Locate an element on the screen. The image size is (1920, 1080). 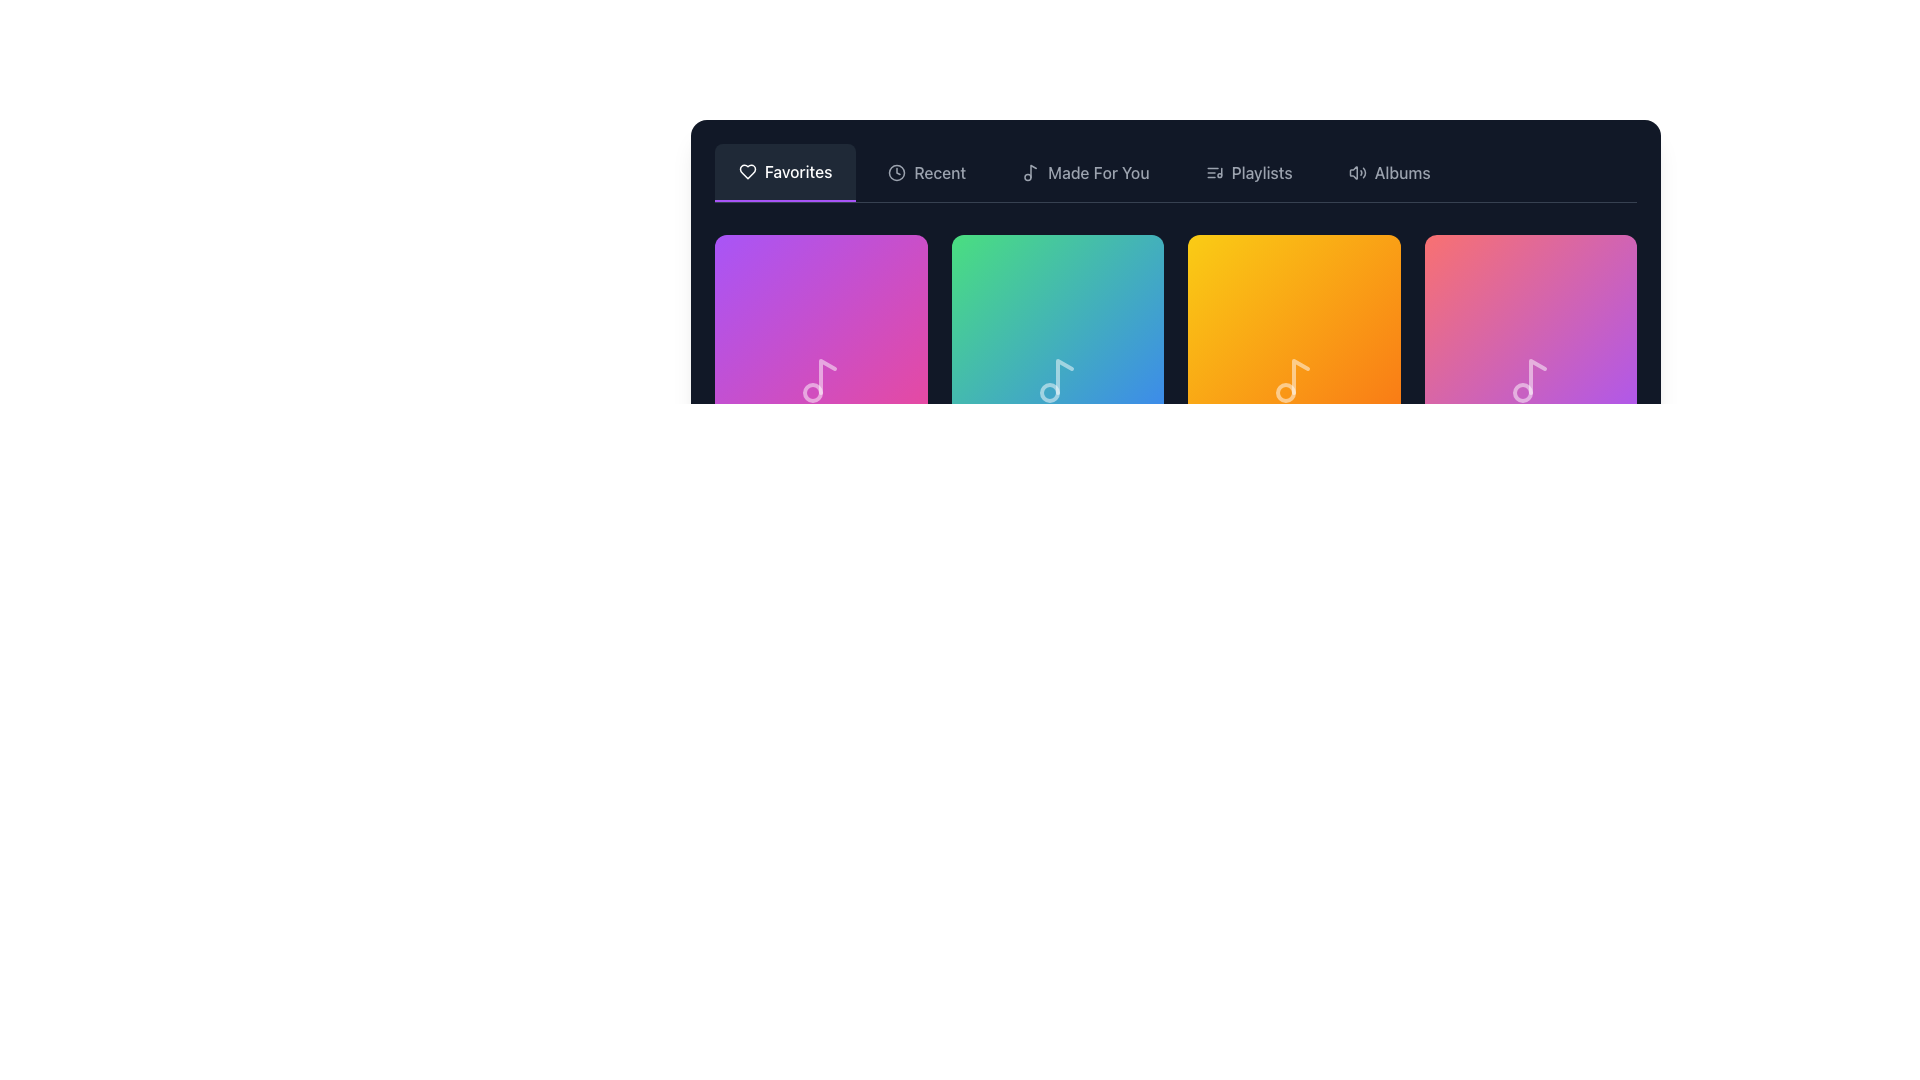
the 'Recent' button, which is the second tab in the navigation bar, featuring a clock icon and labeled 'Recent' is located at coordinates (926, 172).